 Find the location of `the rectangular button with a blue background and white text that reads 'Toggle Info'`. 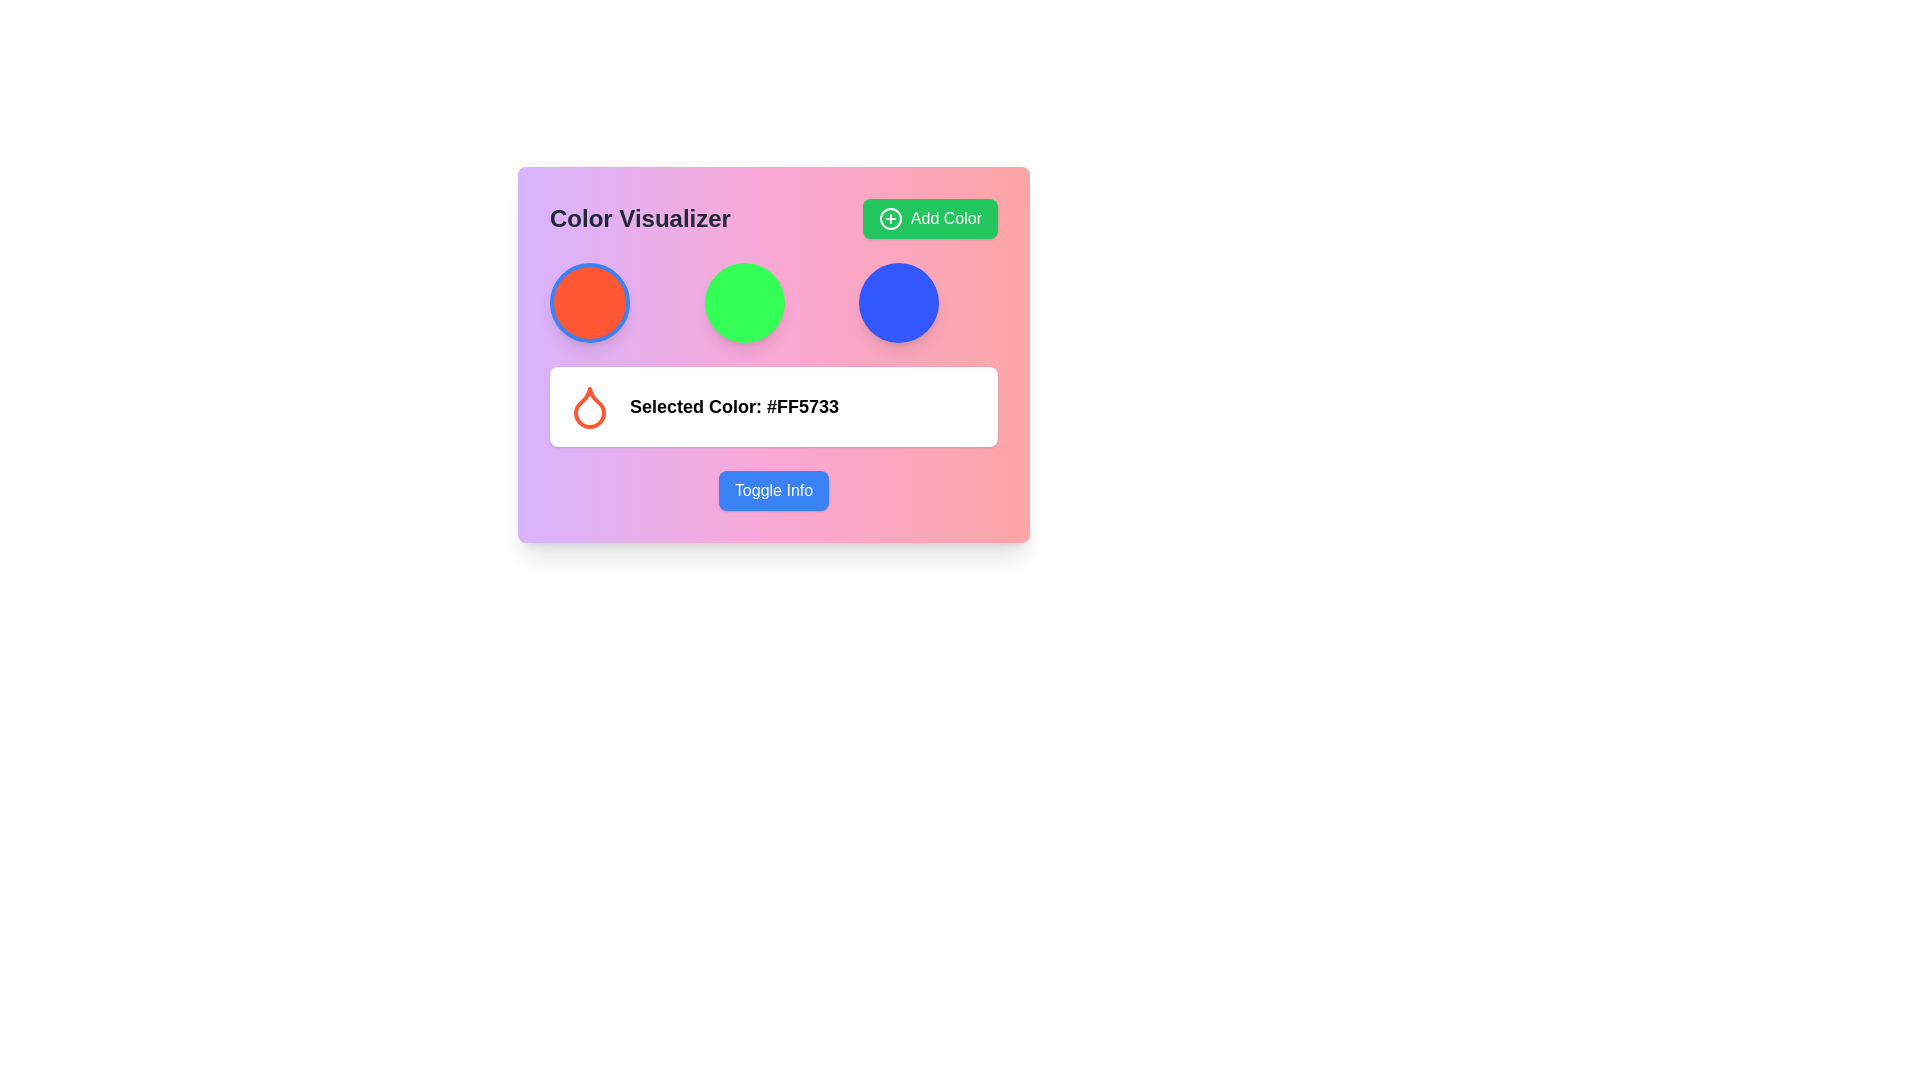

the rectangular button with a blue background and white text that reads 'Toggle Info' is located at coordinates (772, 490).